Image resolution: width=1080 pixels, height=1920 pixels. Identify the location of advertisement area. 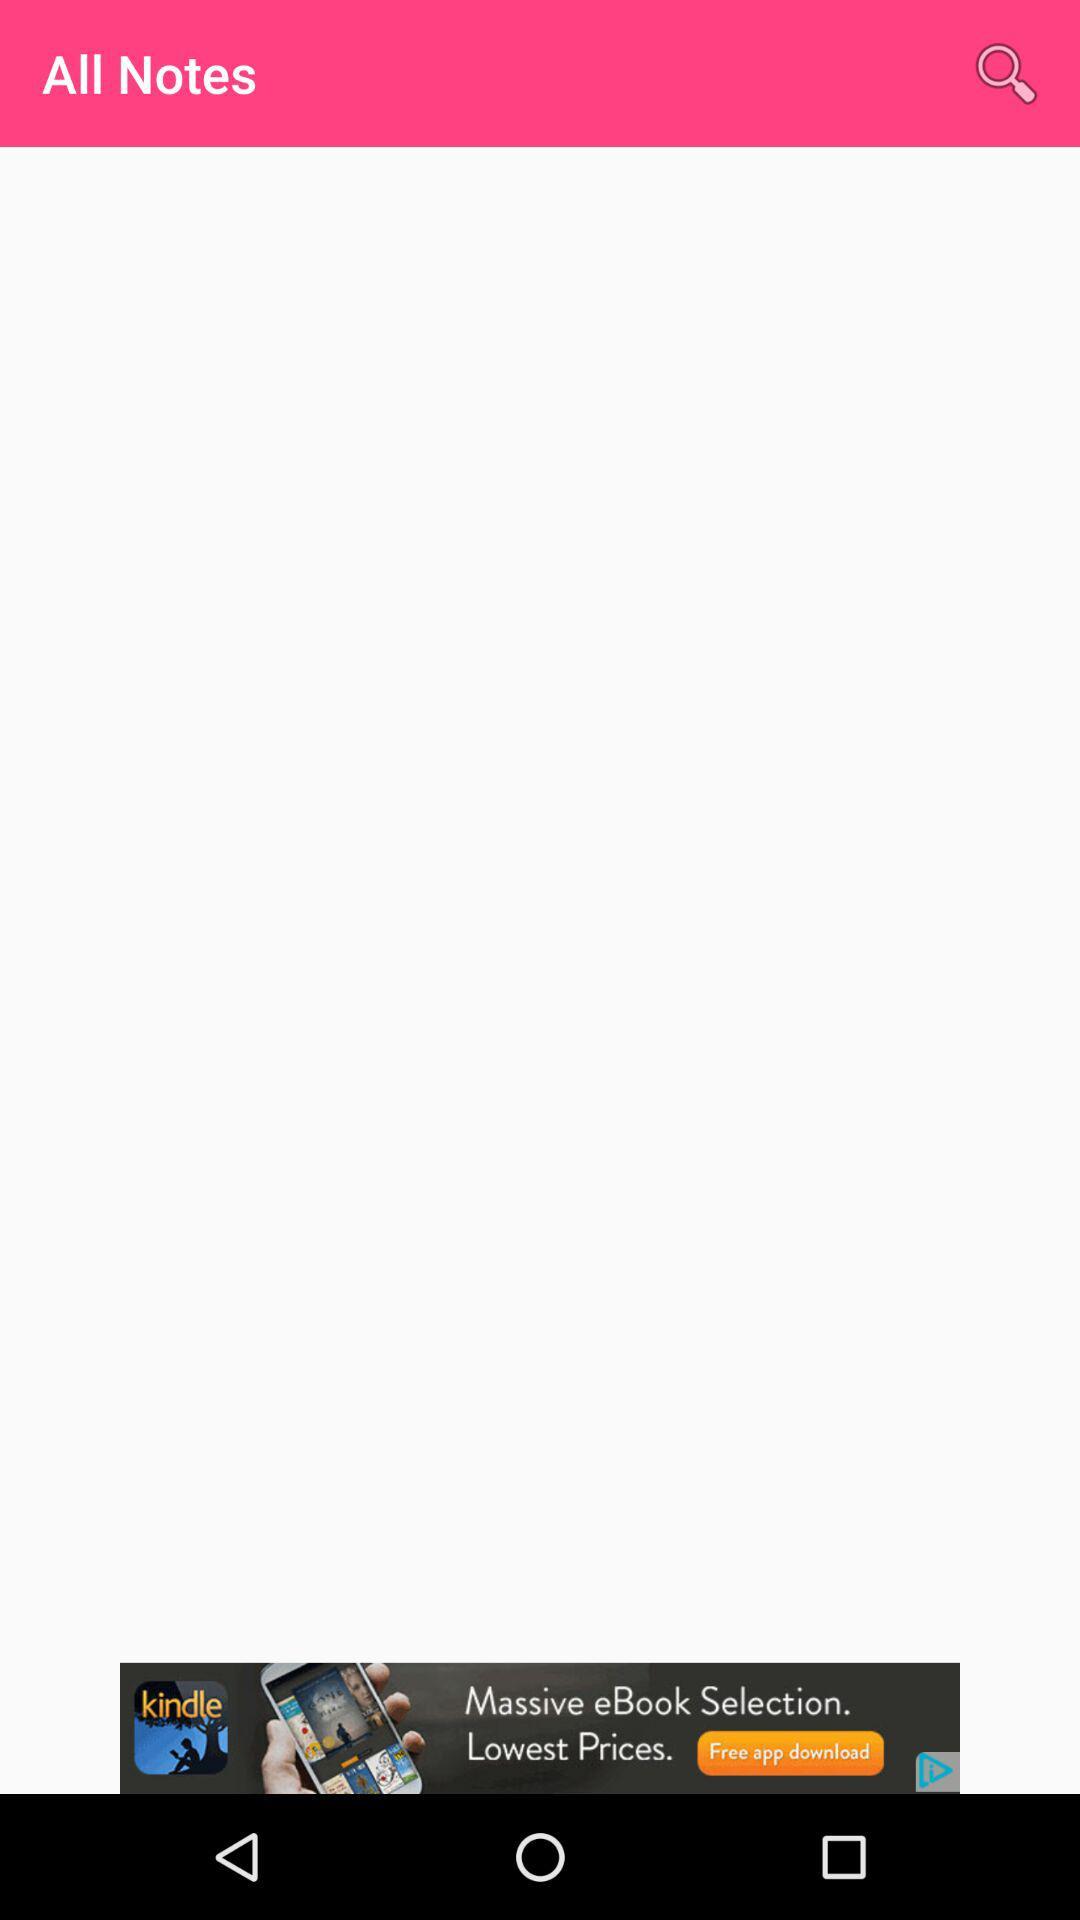
(540, 1727).